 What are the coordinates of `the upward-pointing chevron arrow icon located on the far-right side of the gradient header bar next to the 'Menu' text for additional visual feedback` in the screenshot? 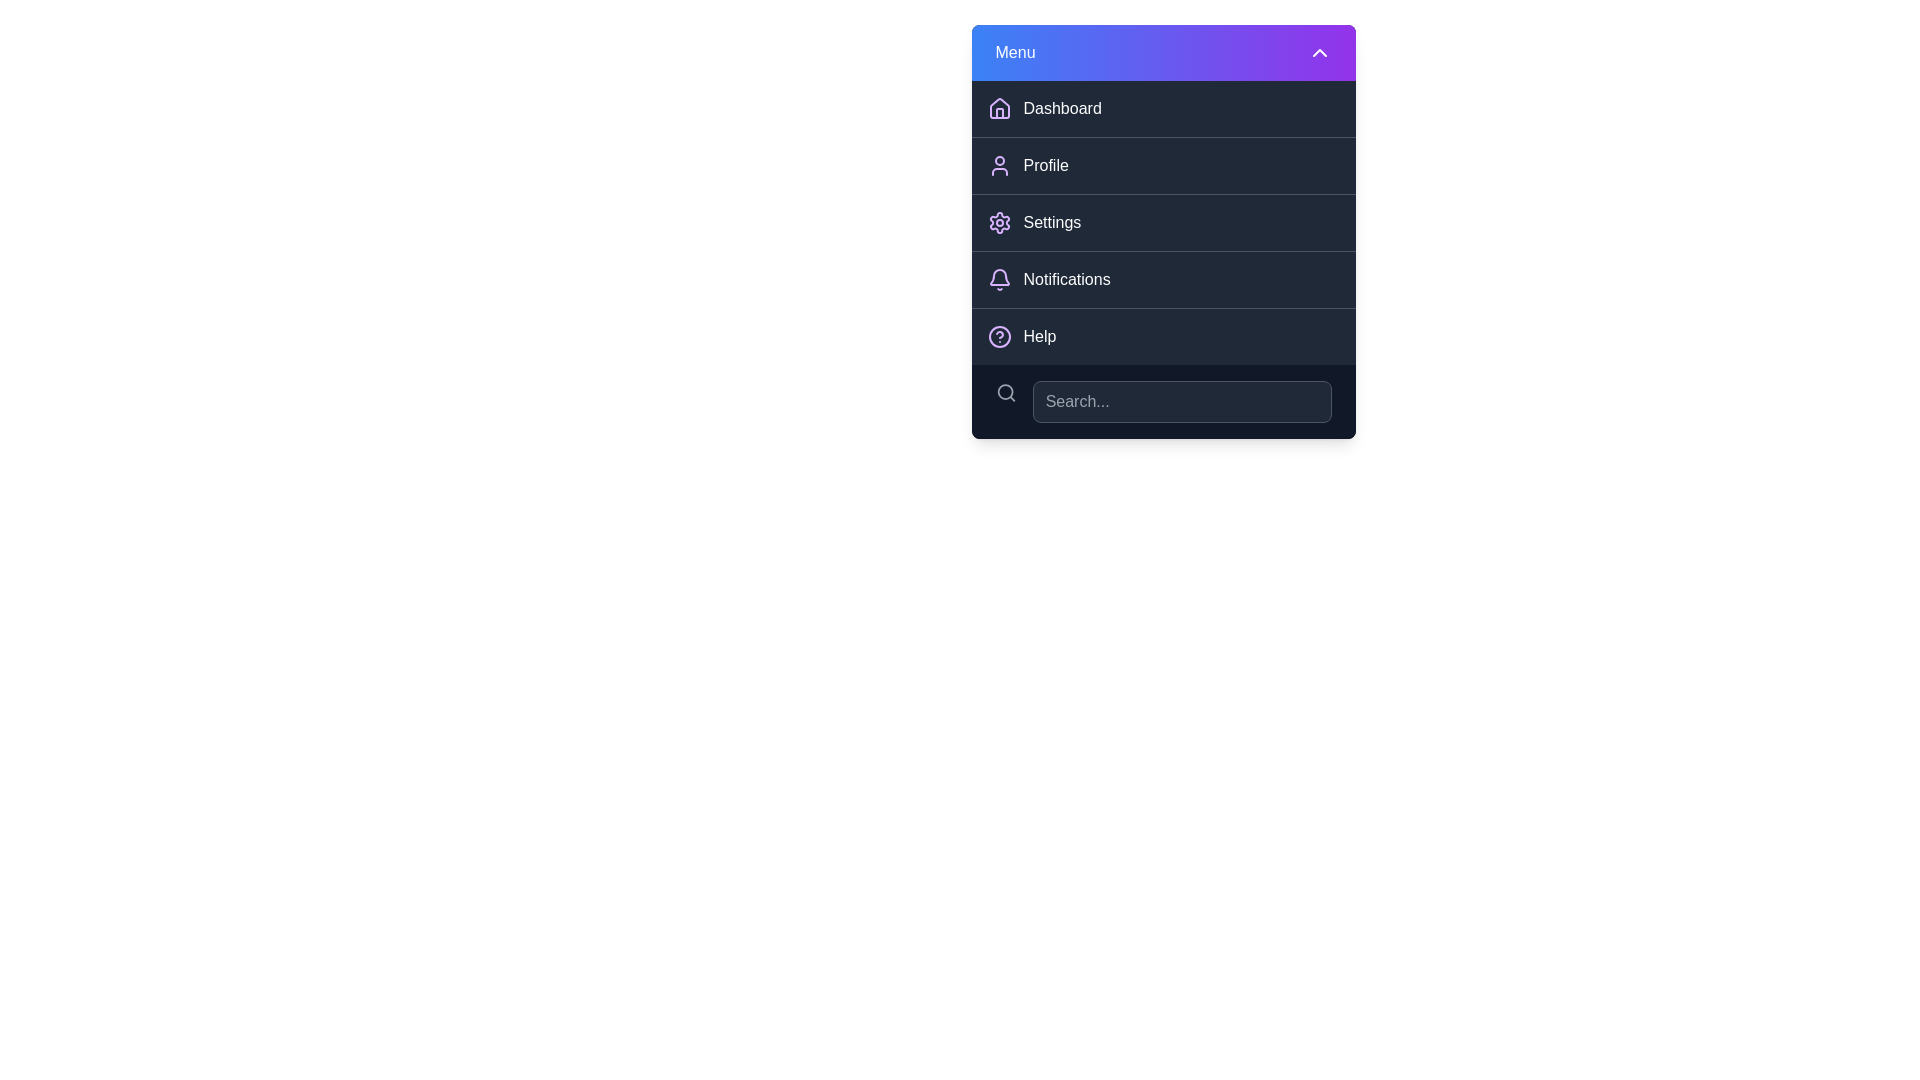 It's located at (1319, 52).